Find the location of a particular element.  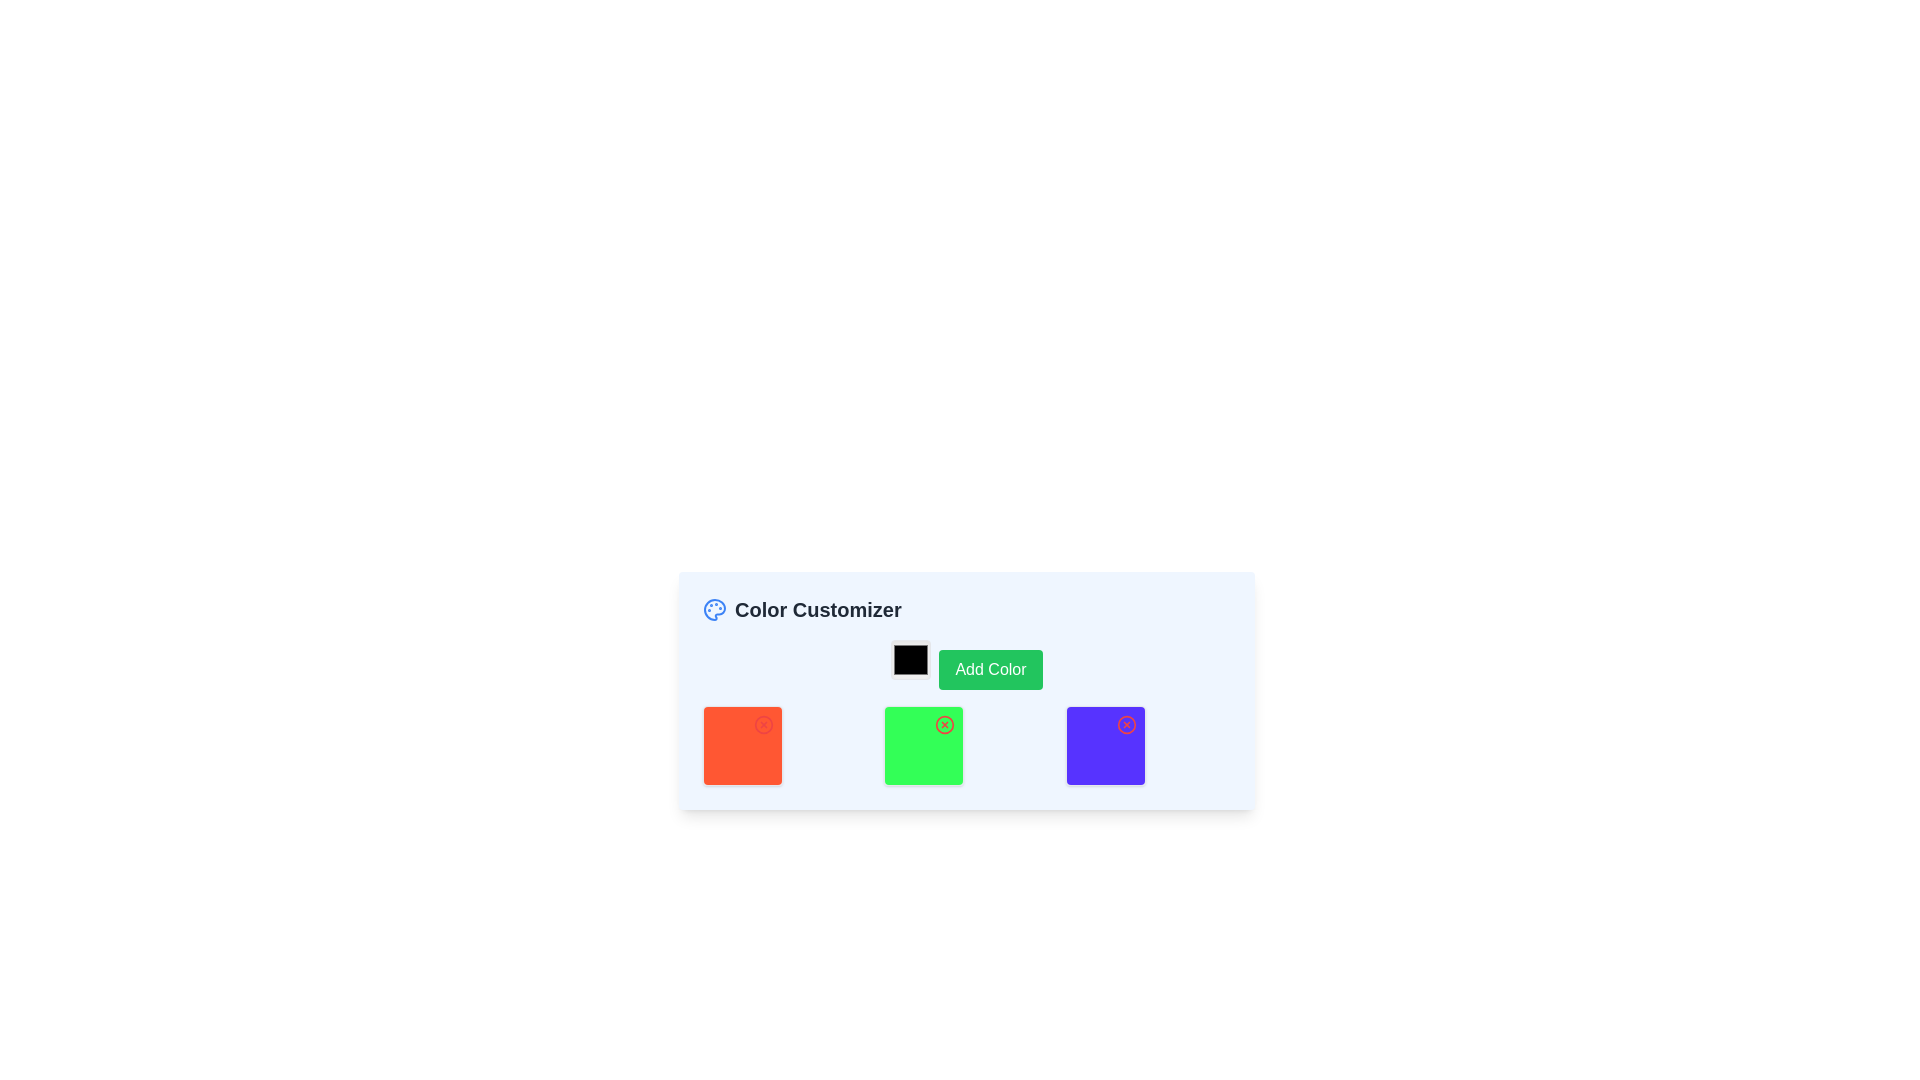

the close button located in the top-right corner of the purple square card, which is the third item from the left below the 'Color Customizer' header section is located at coordinates (1126, 725).